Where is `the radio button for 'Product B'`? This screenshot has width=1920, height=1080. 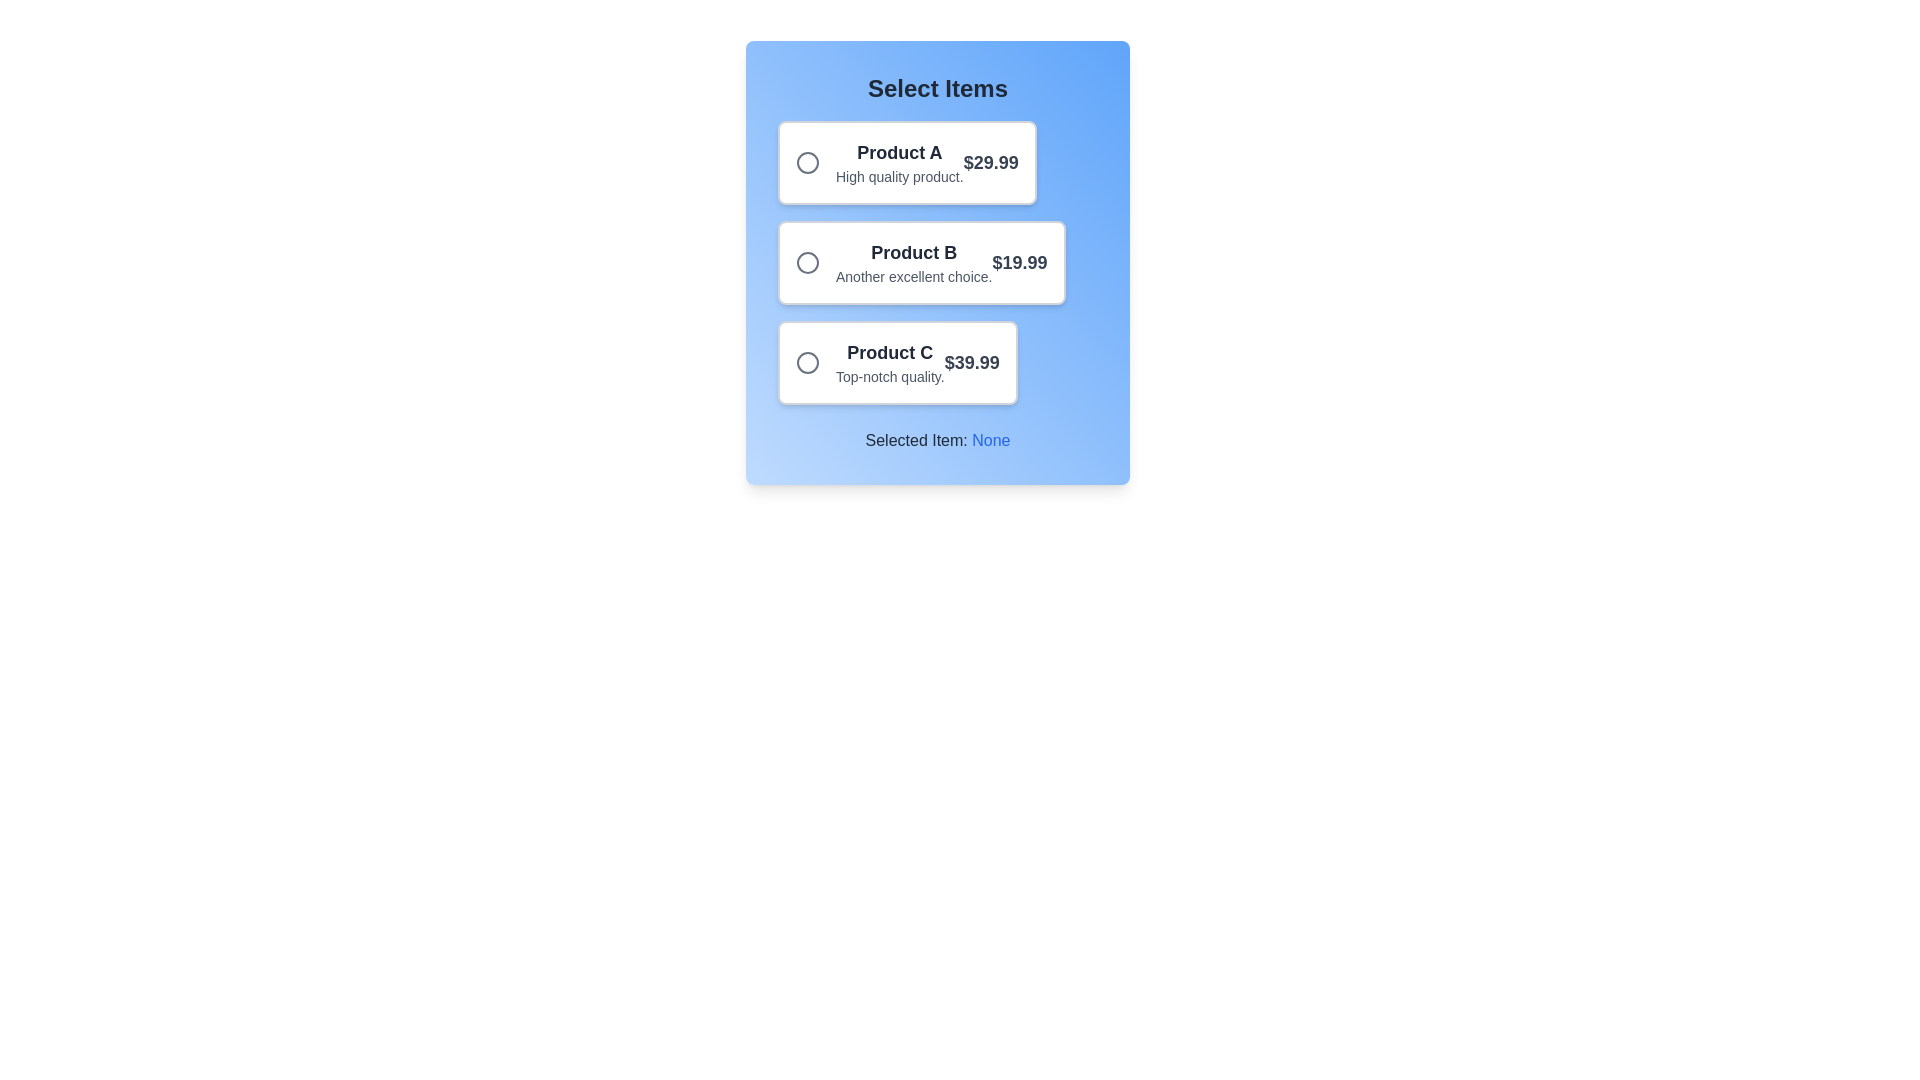
the radio button for 'Product B' is located at coordinates (807, 261).